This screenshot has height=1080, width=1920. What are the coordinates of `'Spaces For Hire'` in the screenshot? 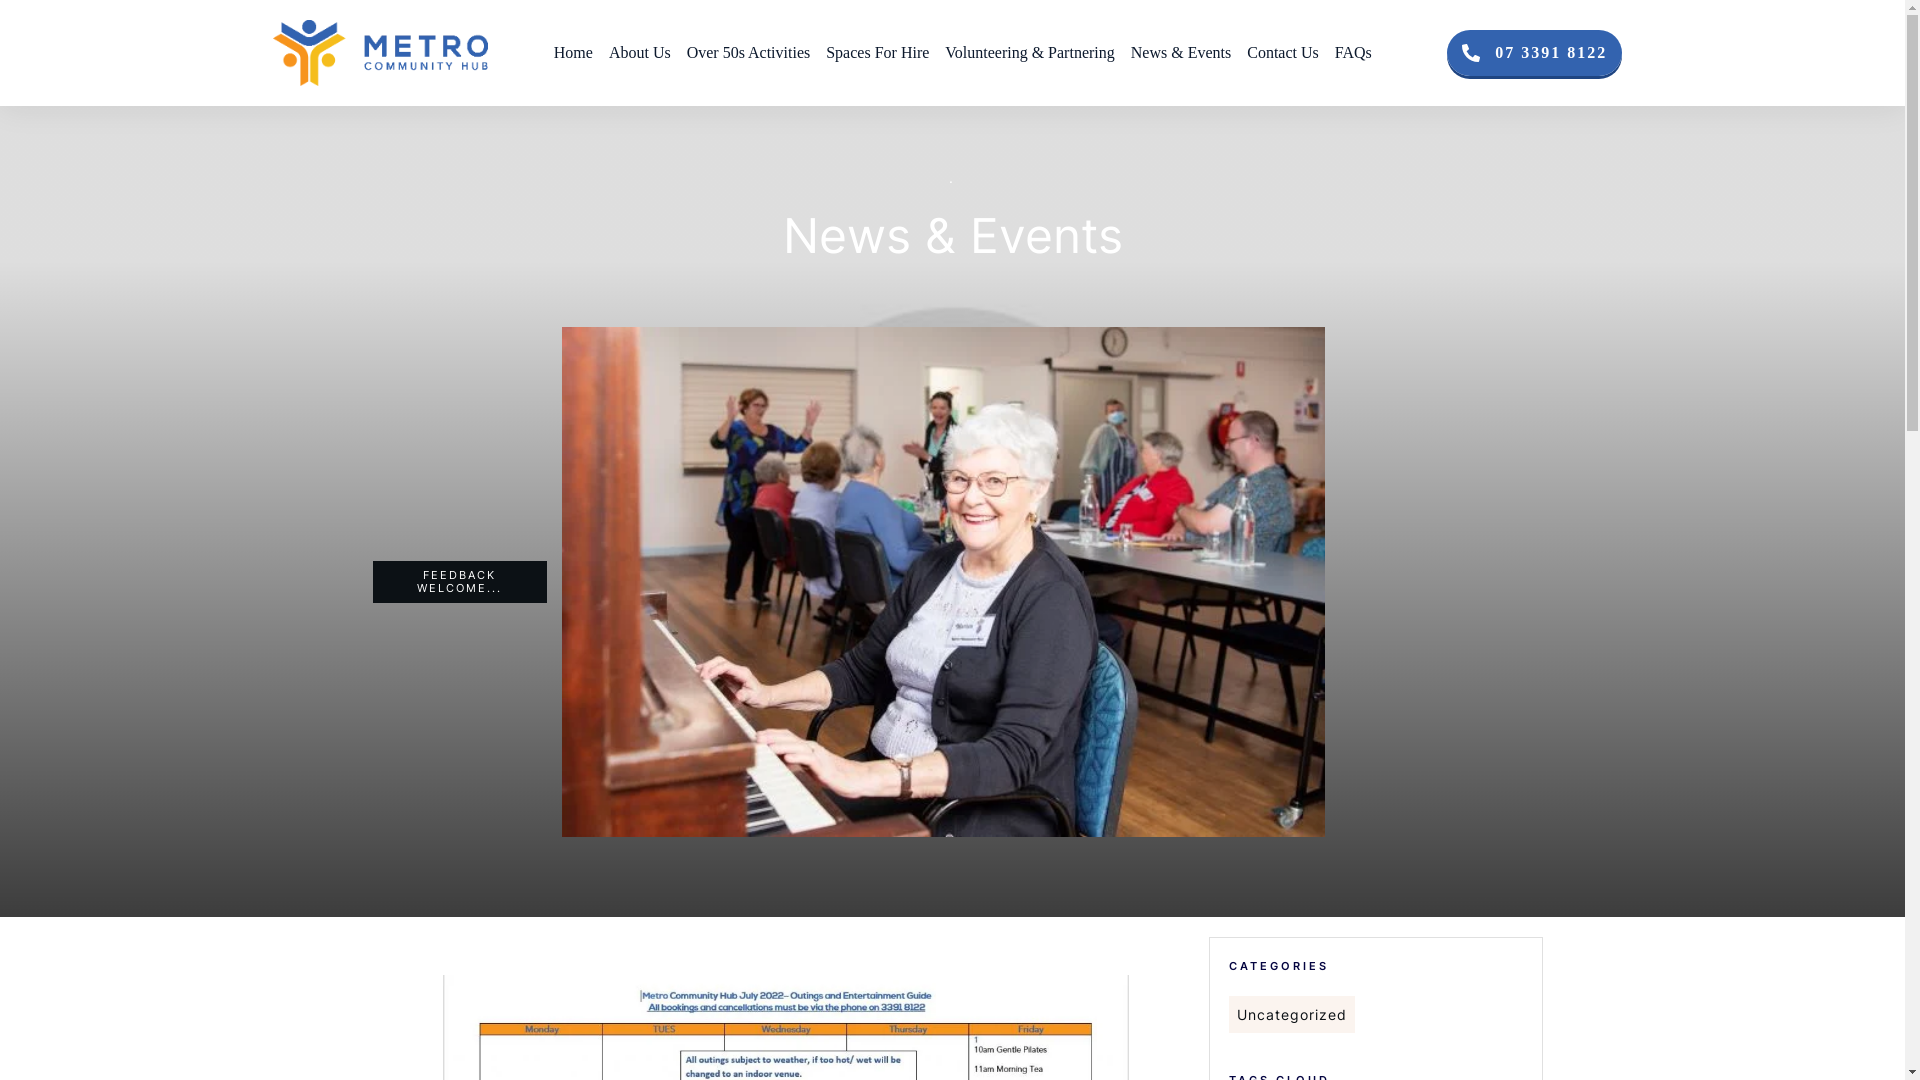 It's located at (877, 52).